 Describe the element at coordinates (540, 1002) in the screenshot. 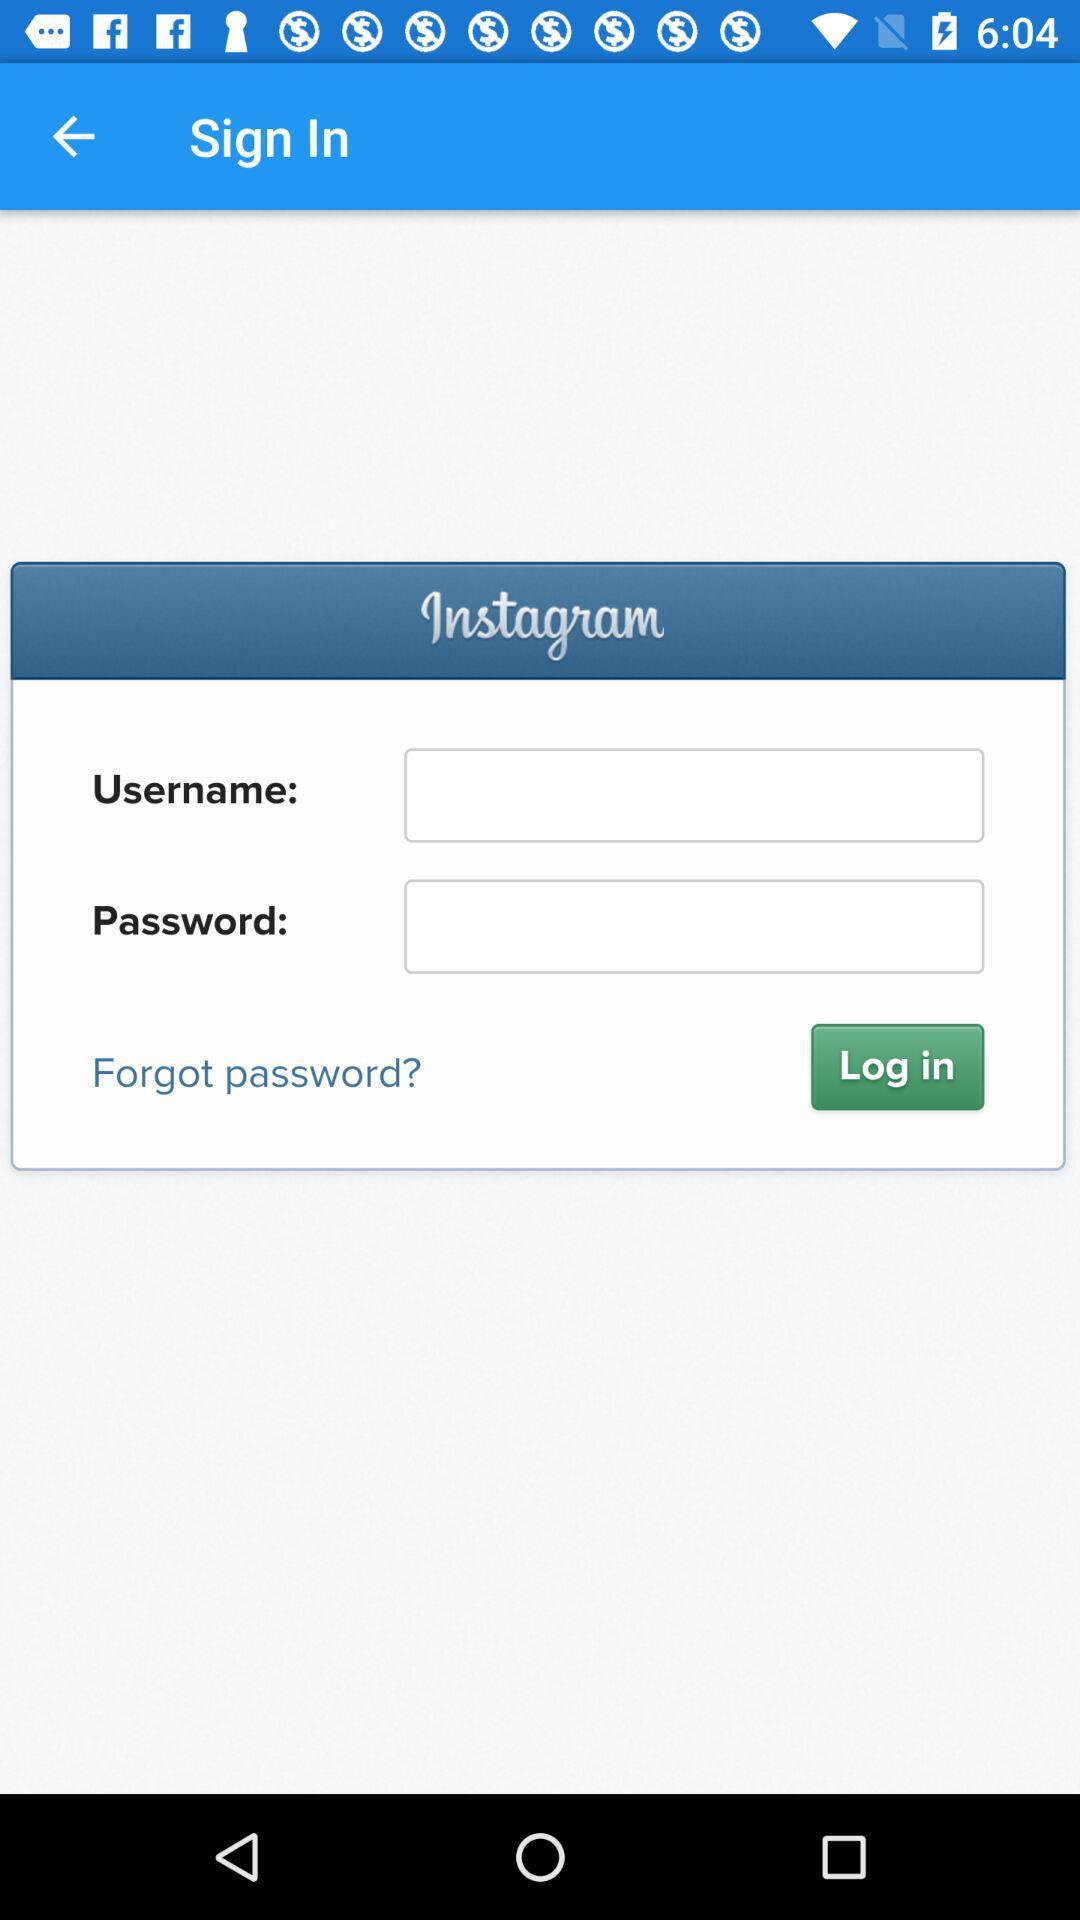

I see `log in` at that location.